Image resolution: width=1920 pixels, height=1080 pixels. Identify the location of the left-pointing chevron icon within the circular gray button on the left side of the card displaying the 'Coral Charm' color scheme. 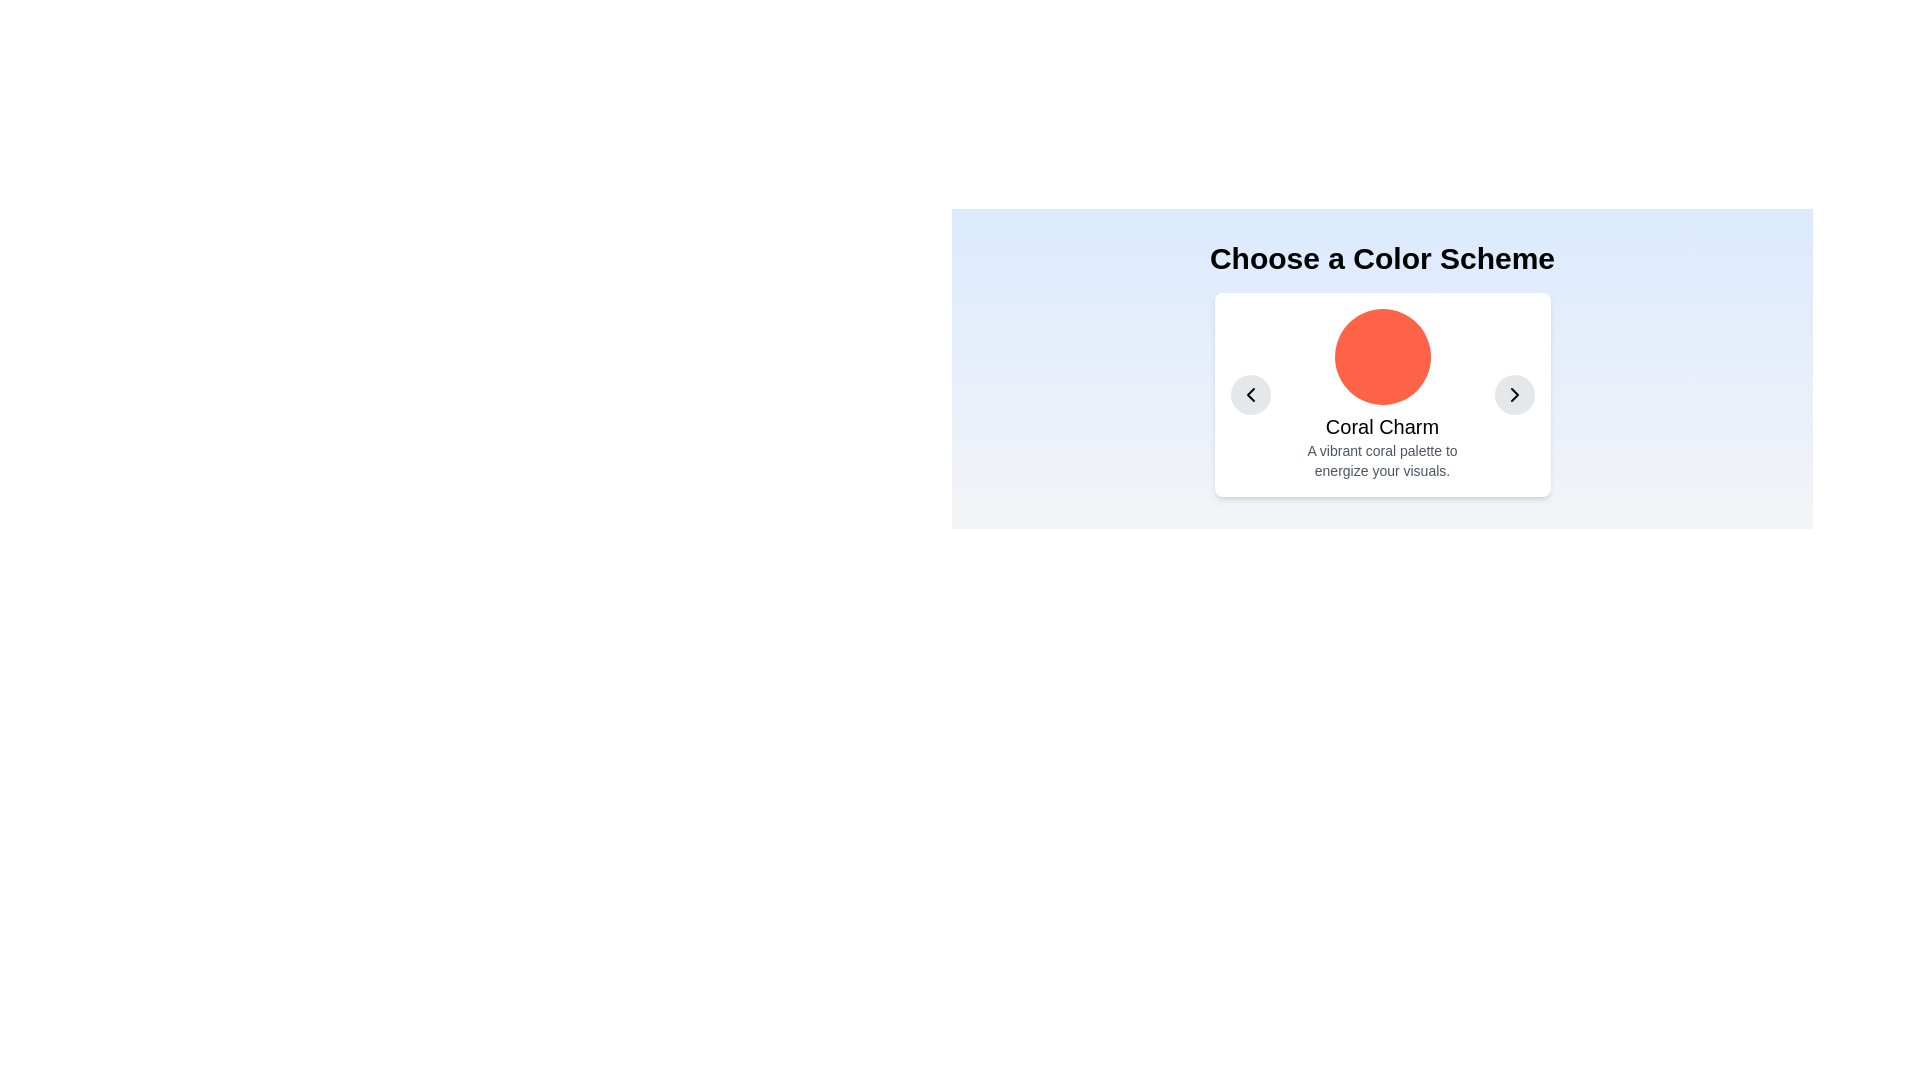
(1249, 394).